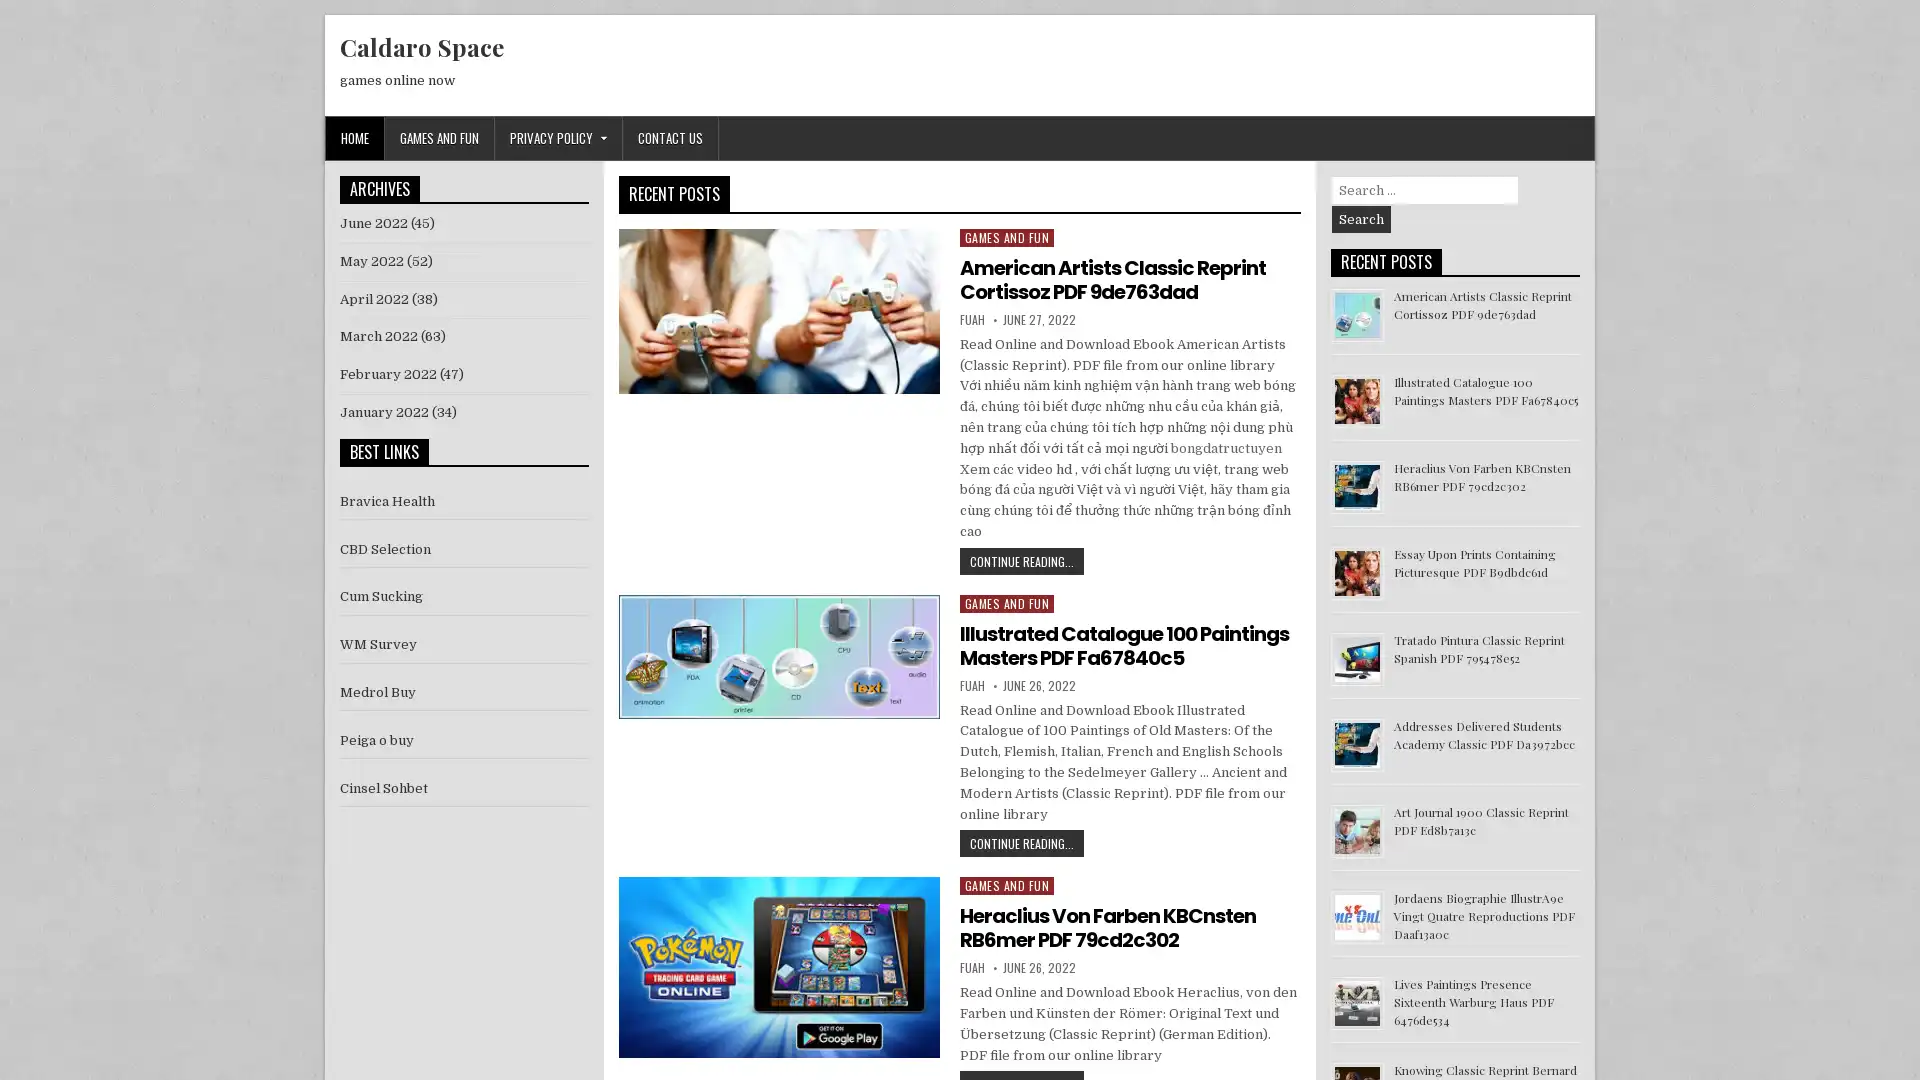  Describe the element at coordinates (1360, 219) in the screenshot. I see `Search` at that location.